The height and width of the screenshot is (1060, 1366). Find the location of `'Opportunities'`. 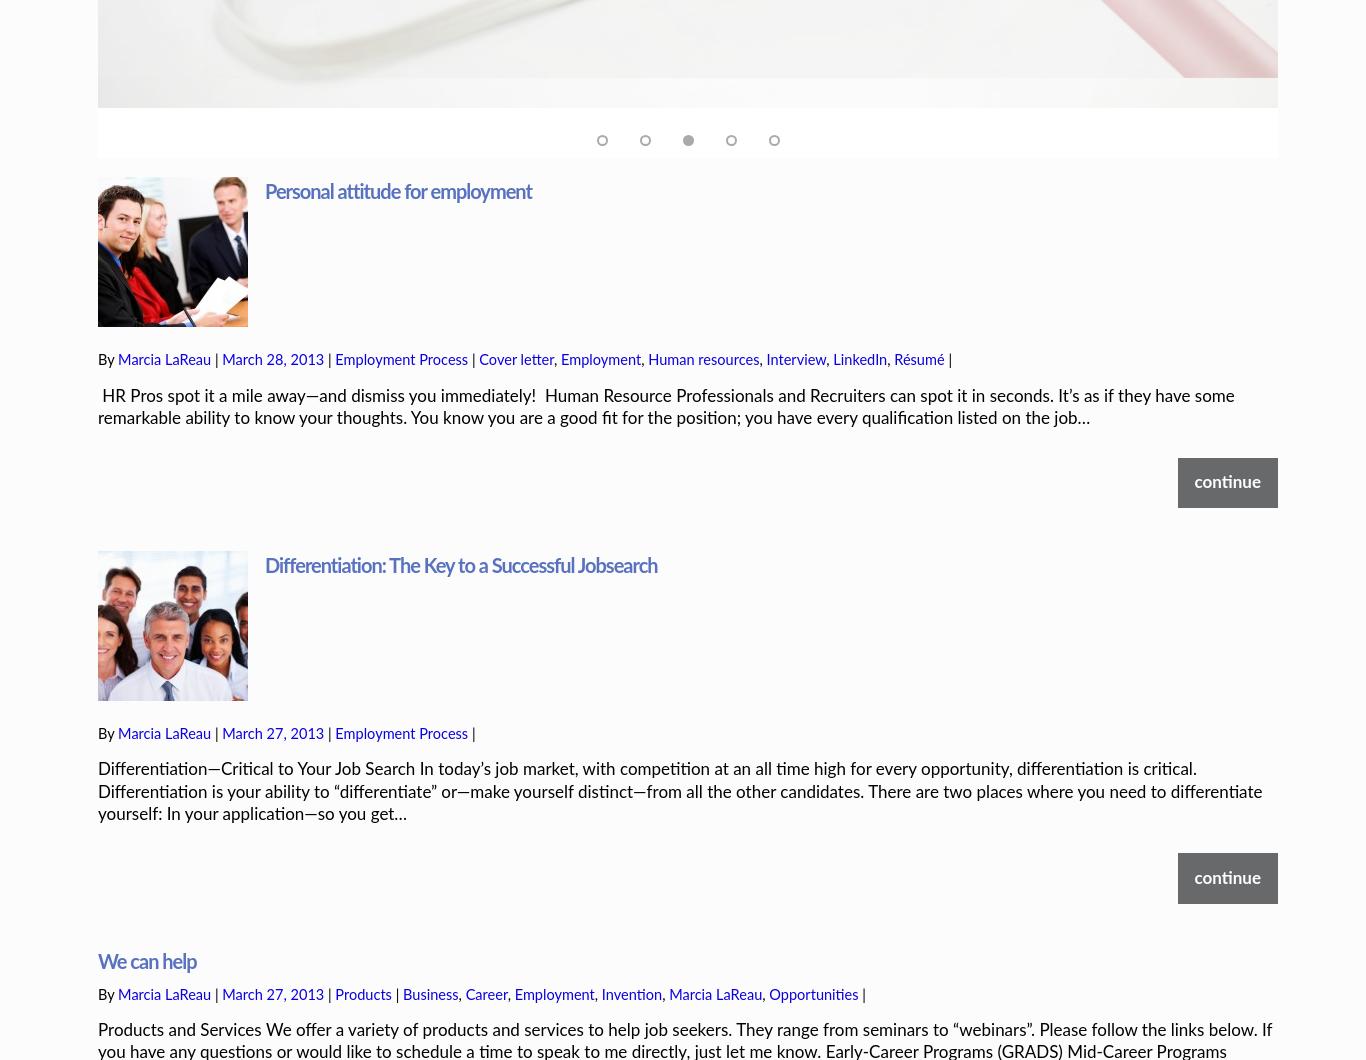

'Opportunities' is located at coordinates (812, 926).